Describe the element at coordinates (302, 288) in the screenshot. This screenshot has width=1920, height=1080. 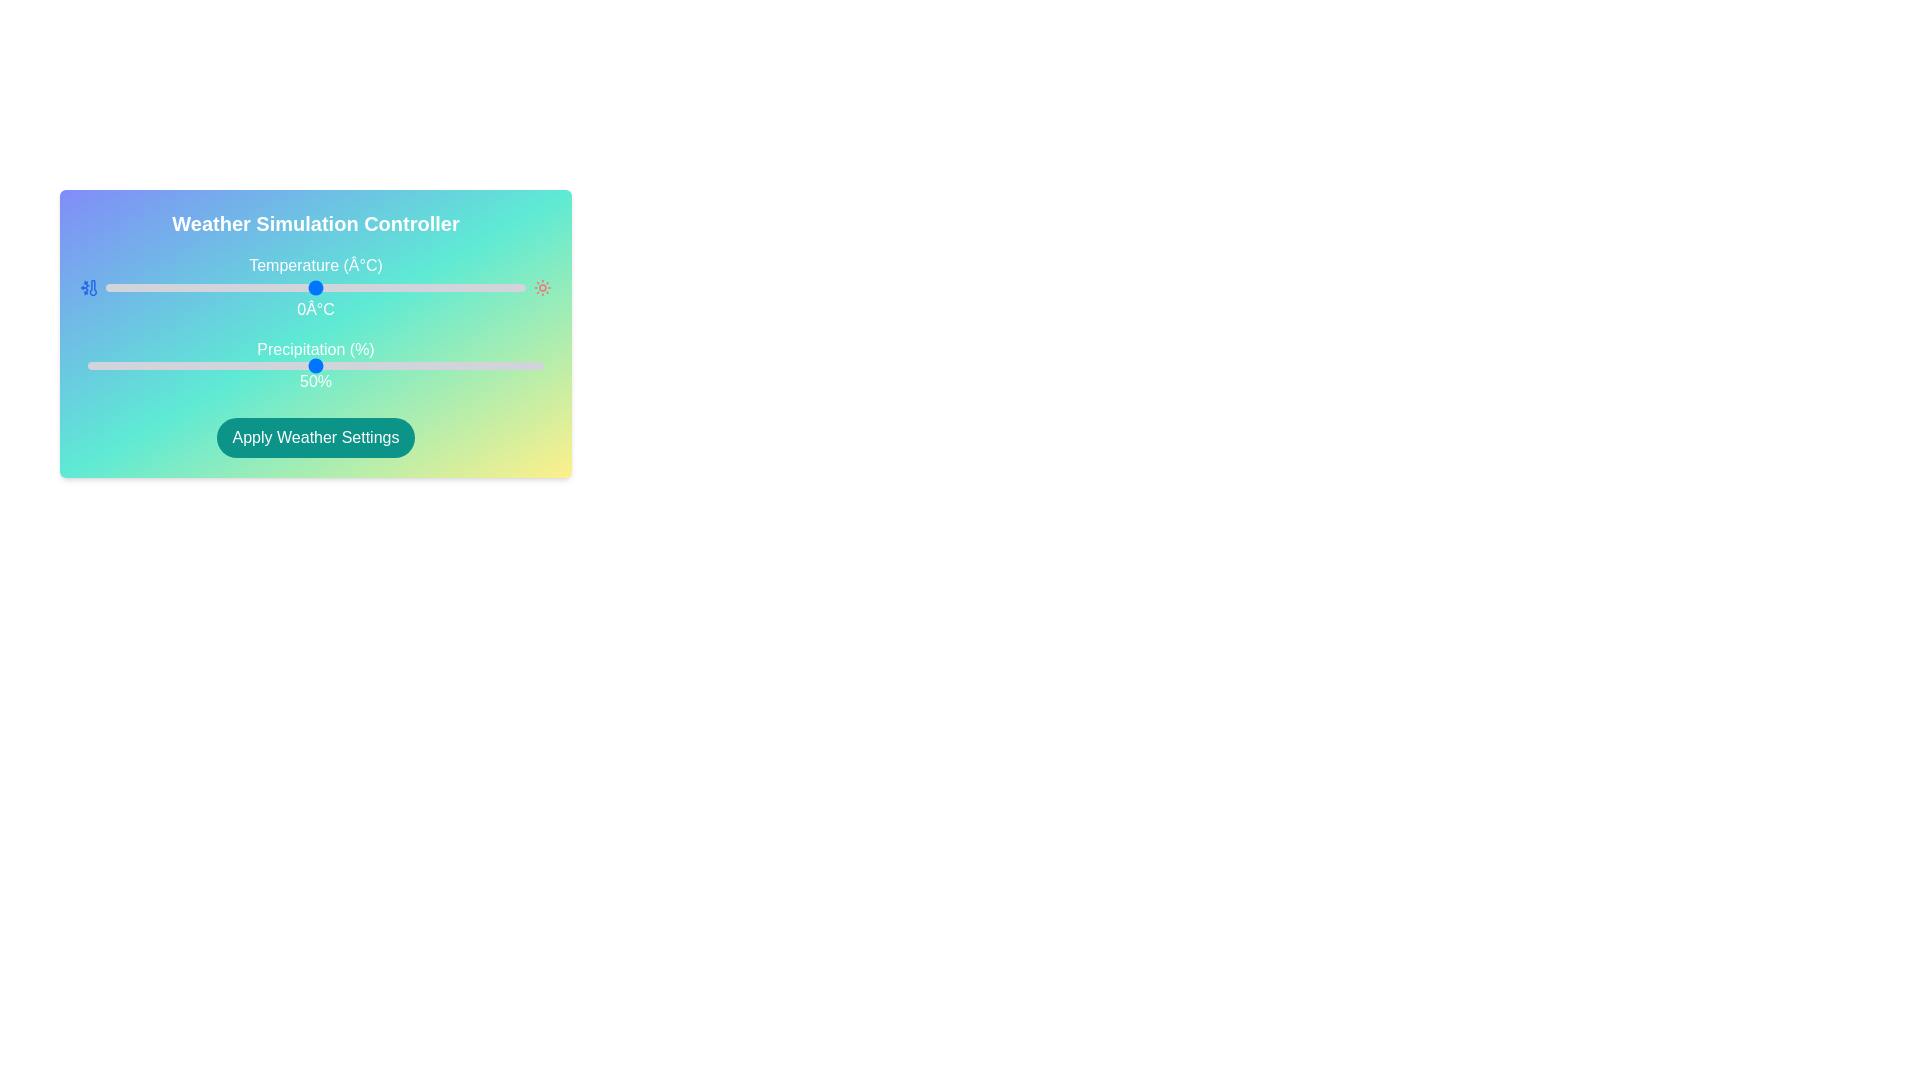
I see `the temperature slider to -3°C` at that location.